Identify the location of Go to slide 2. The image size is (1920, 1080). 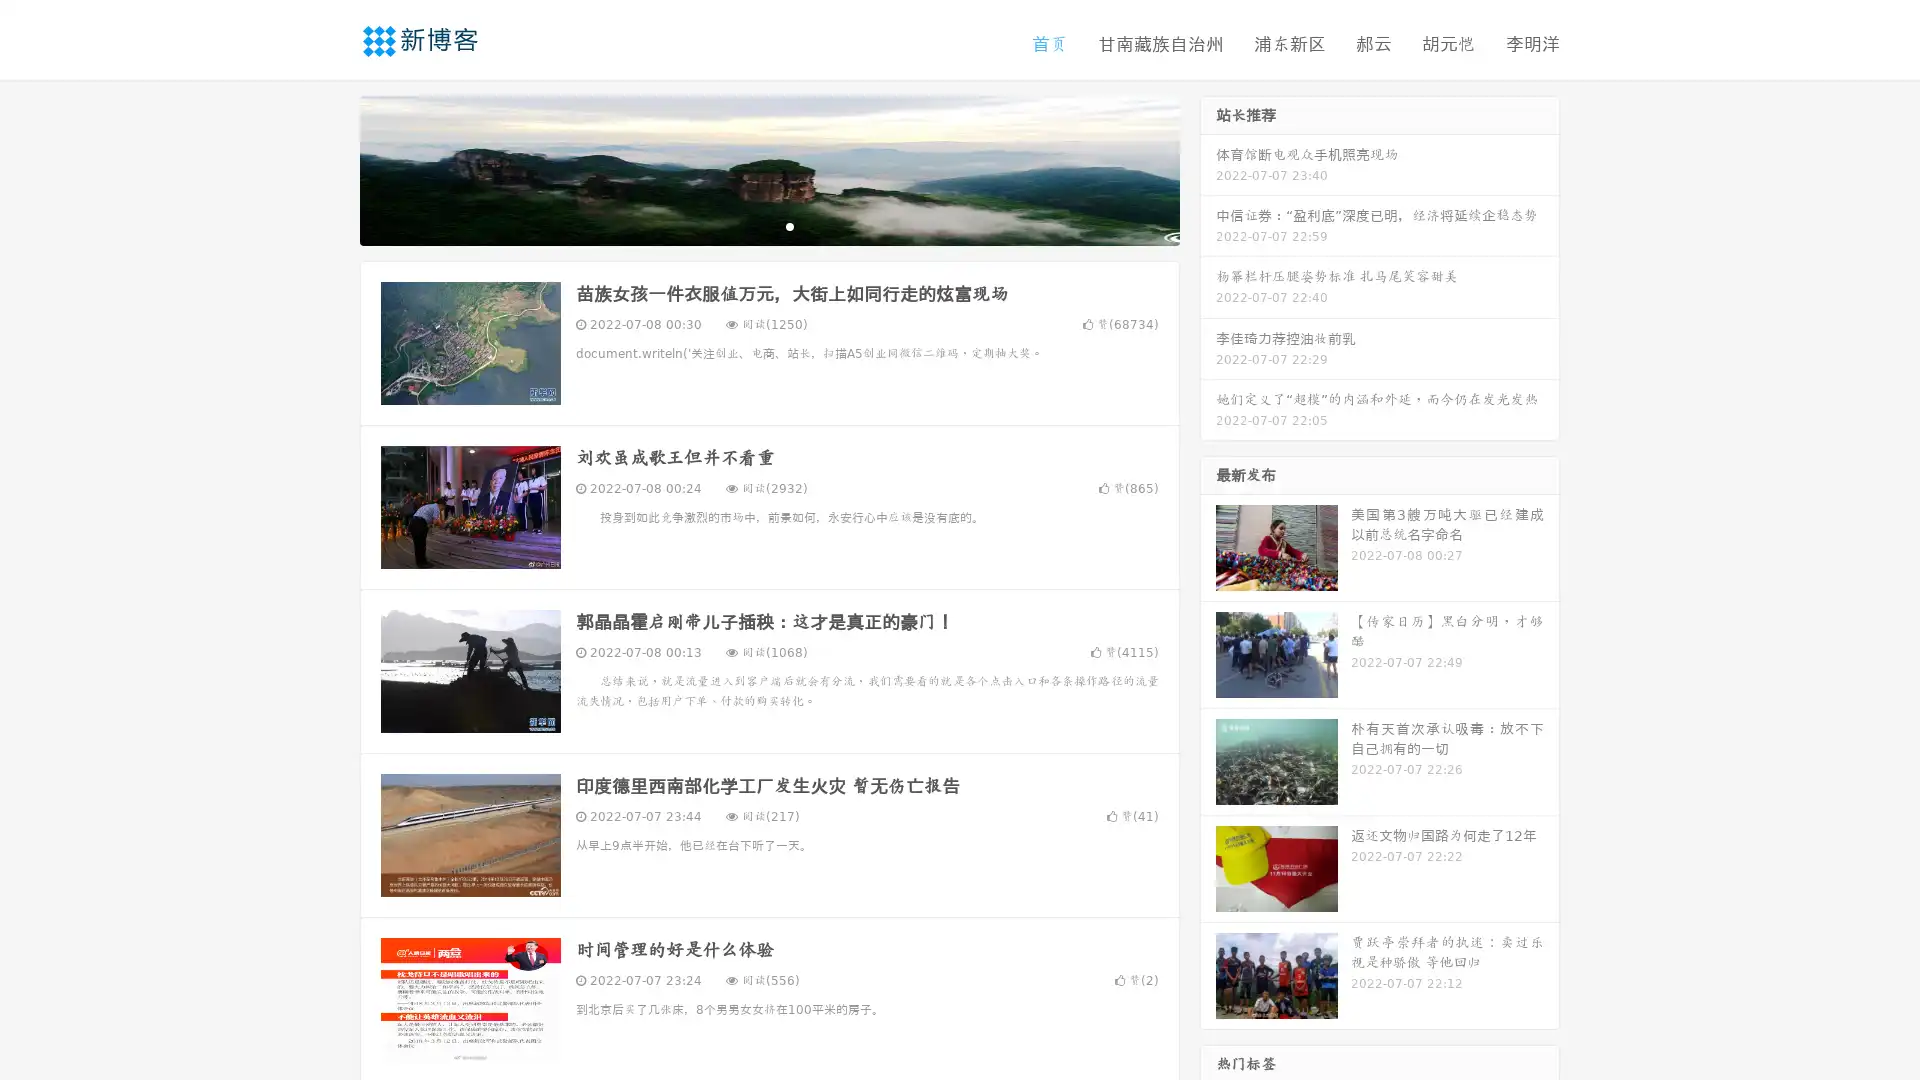
(768, 225).